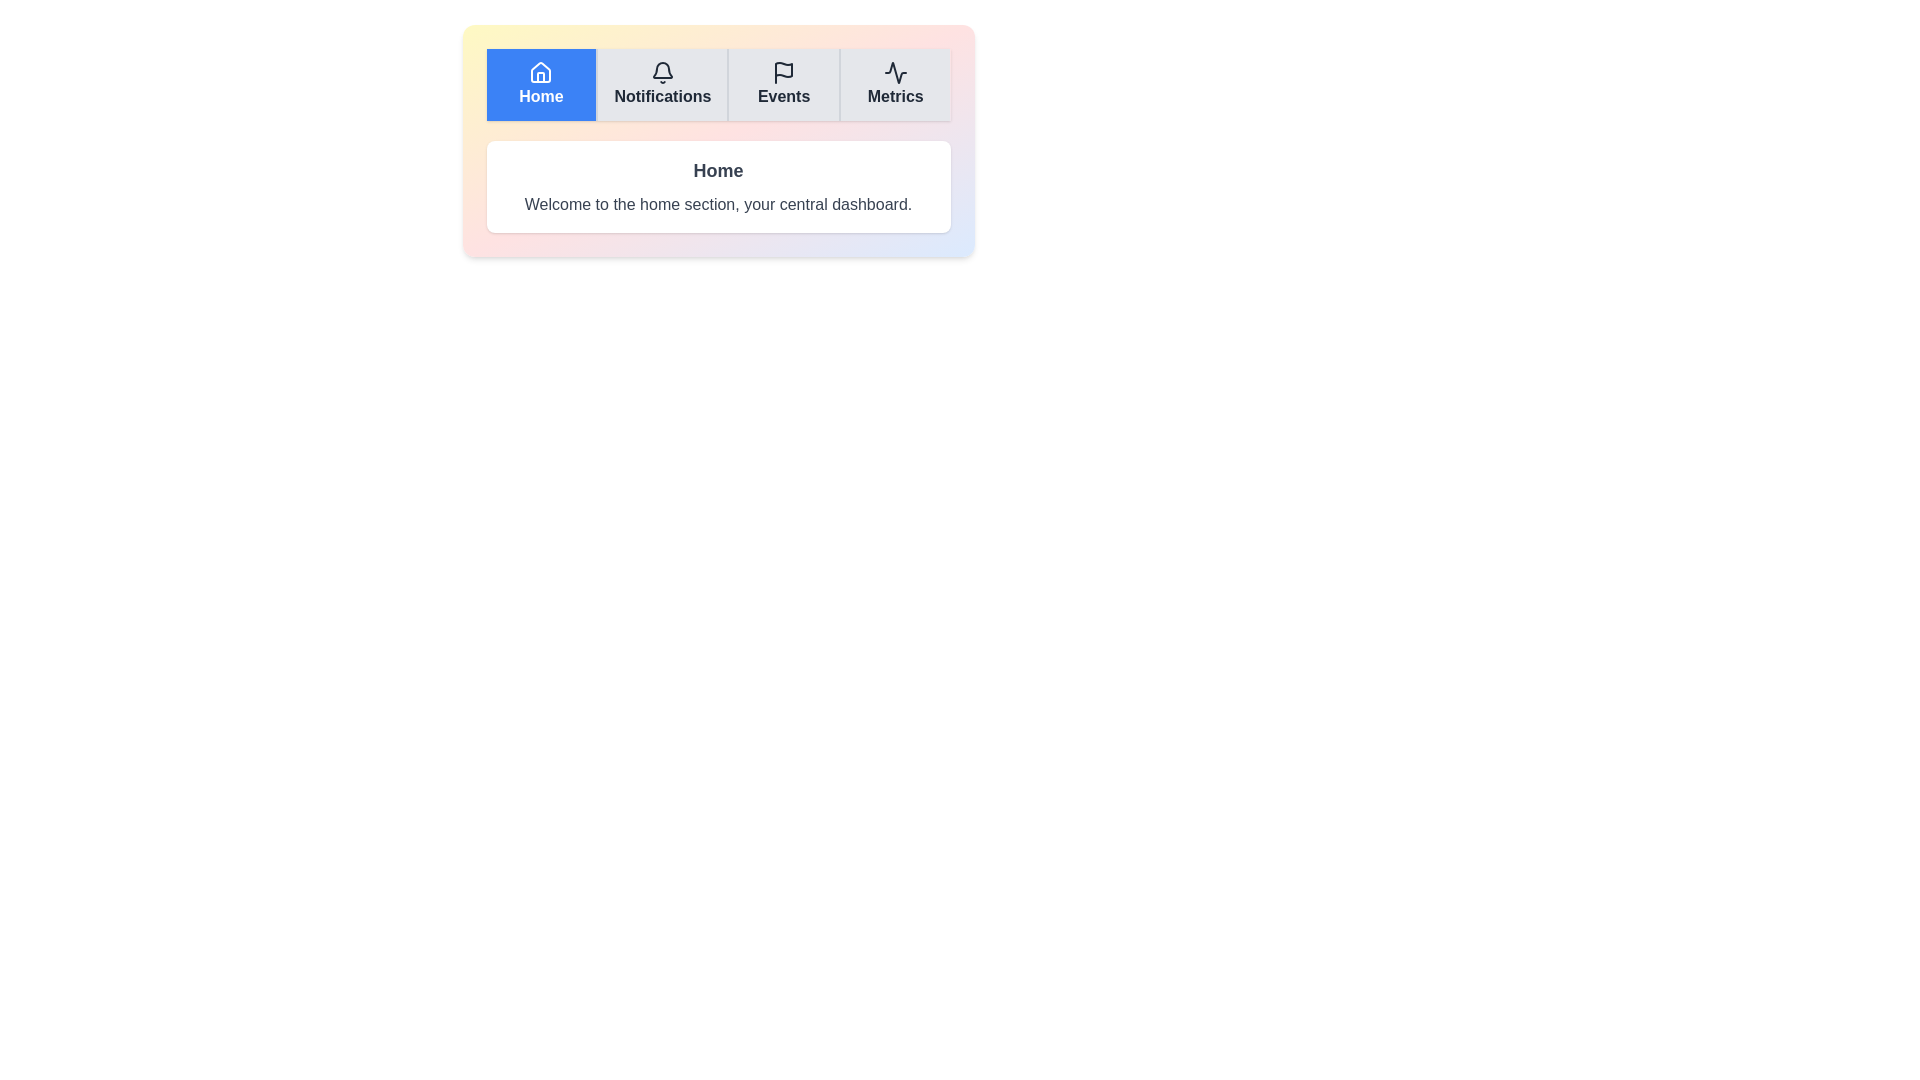 The image size is (1920, 1080). What do you see at coordinates (782, 83) in the screenshot?
I see `the Events tab` at bounding box center [782, 83].